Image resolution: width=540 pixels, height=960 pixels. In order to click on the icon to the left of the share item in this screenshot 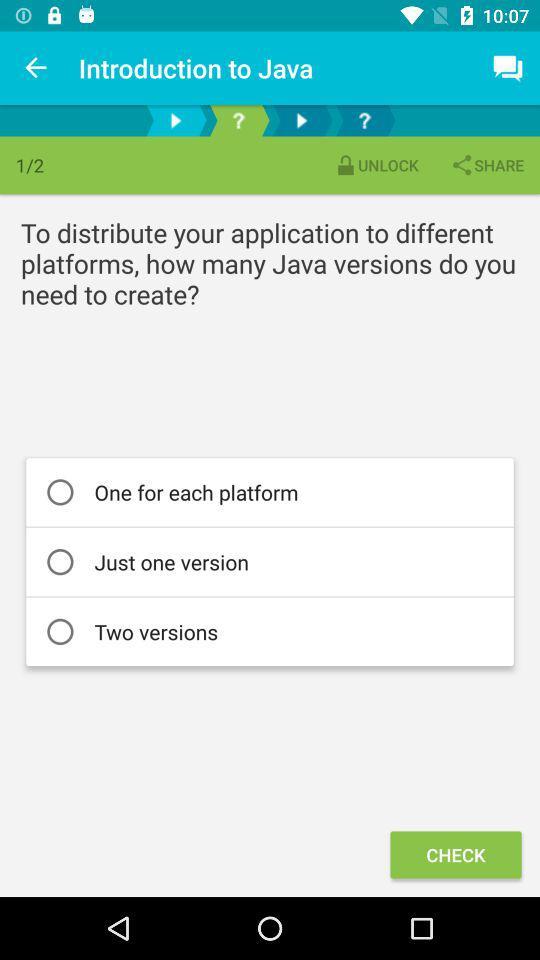, I will do `click(376, 164)`.